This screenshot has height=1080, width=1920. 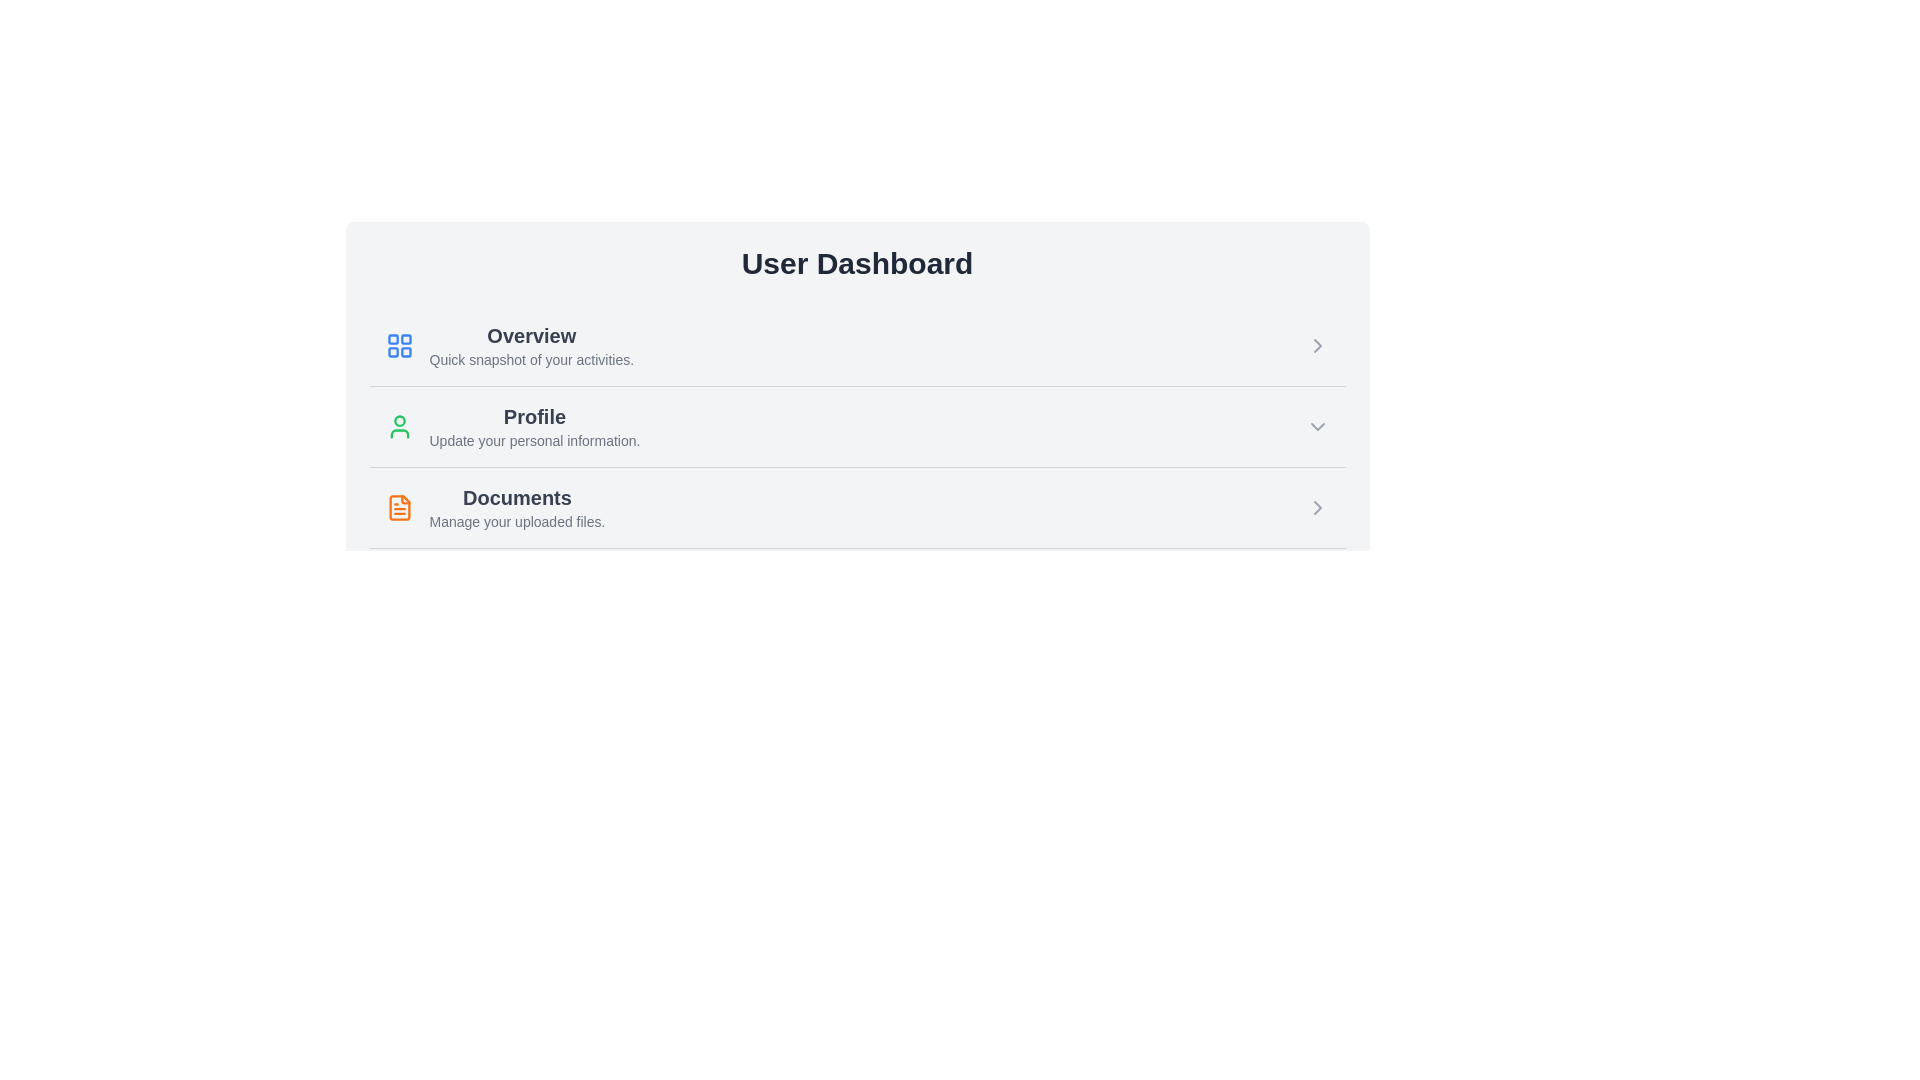 I want to click on the text label or heading located in the upper-left quadrant of the 'User Dashboard', which serves as a title for the section and is positioned above the 'Quick snapshot of your activities' text, so click(x=531, y=334).